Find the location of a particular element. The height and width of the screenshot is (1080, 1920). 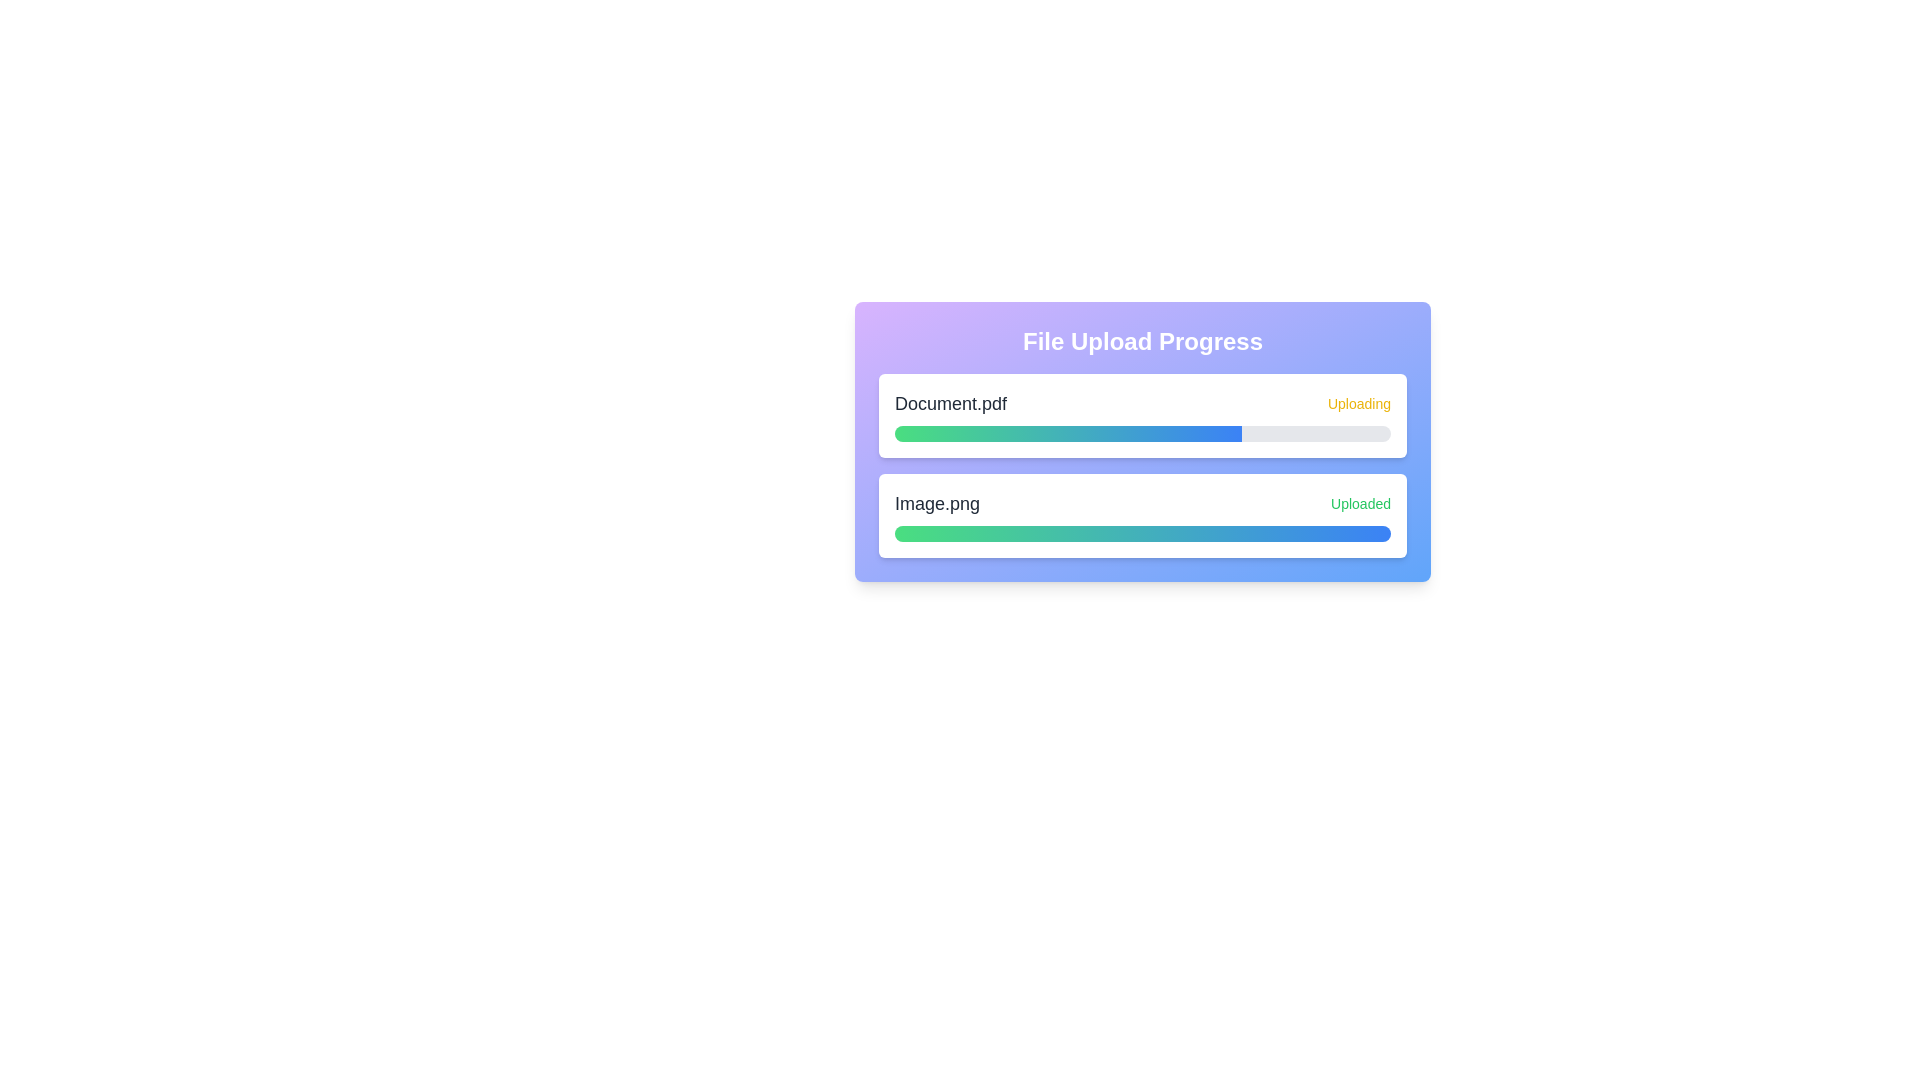

the text of the file name 'Document.pdf' for copying or highlighting is located at coordinates (949, 404).